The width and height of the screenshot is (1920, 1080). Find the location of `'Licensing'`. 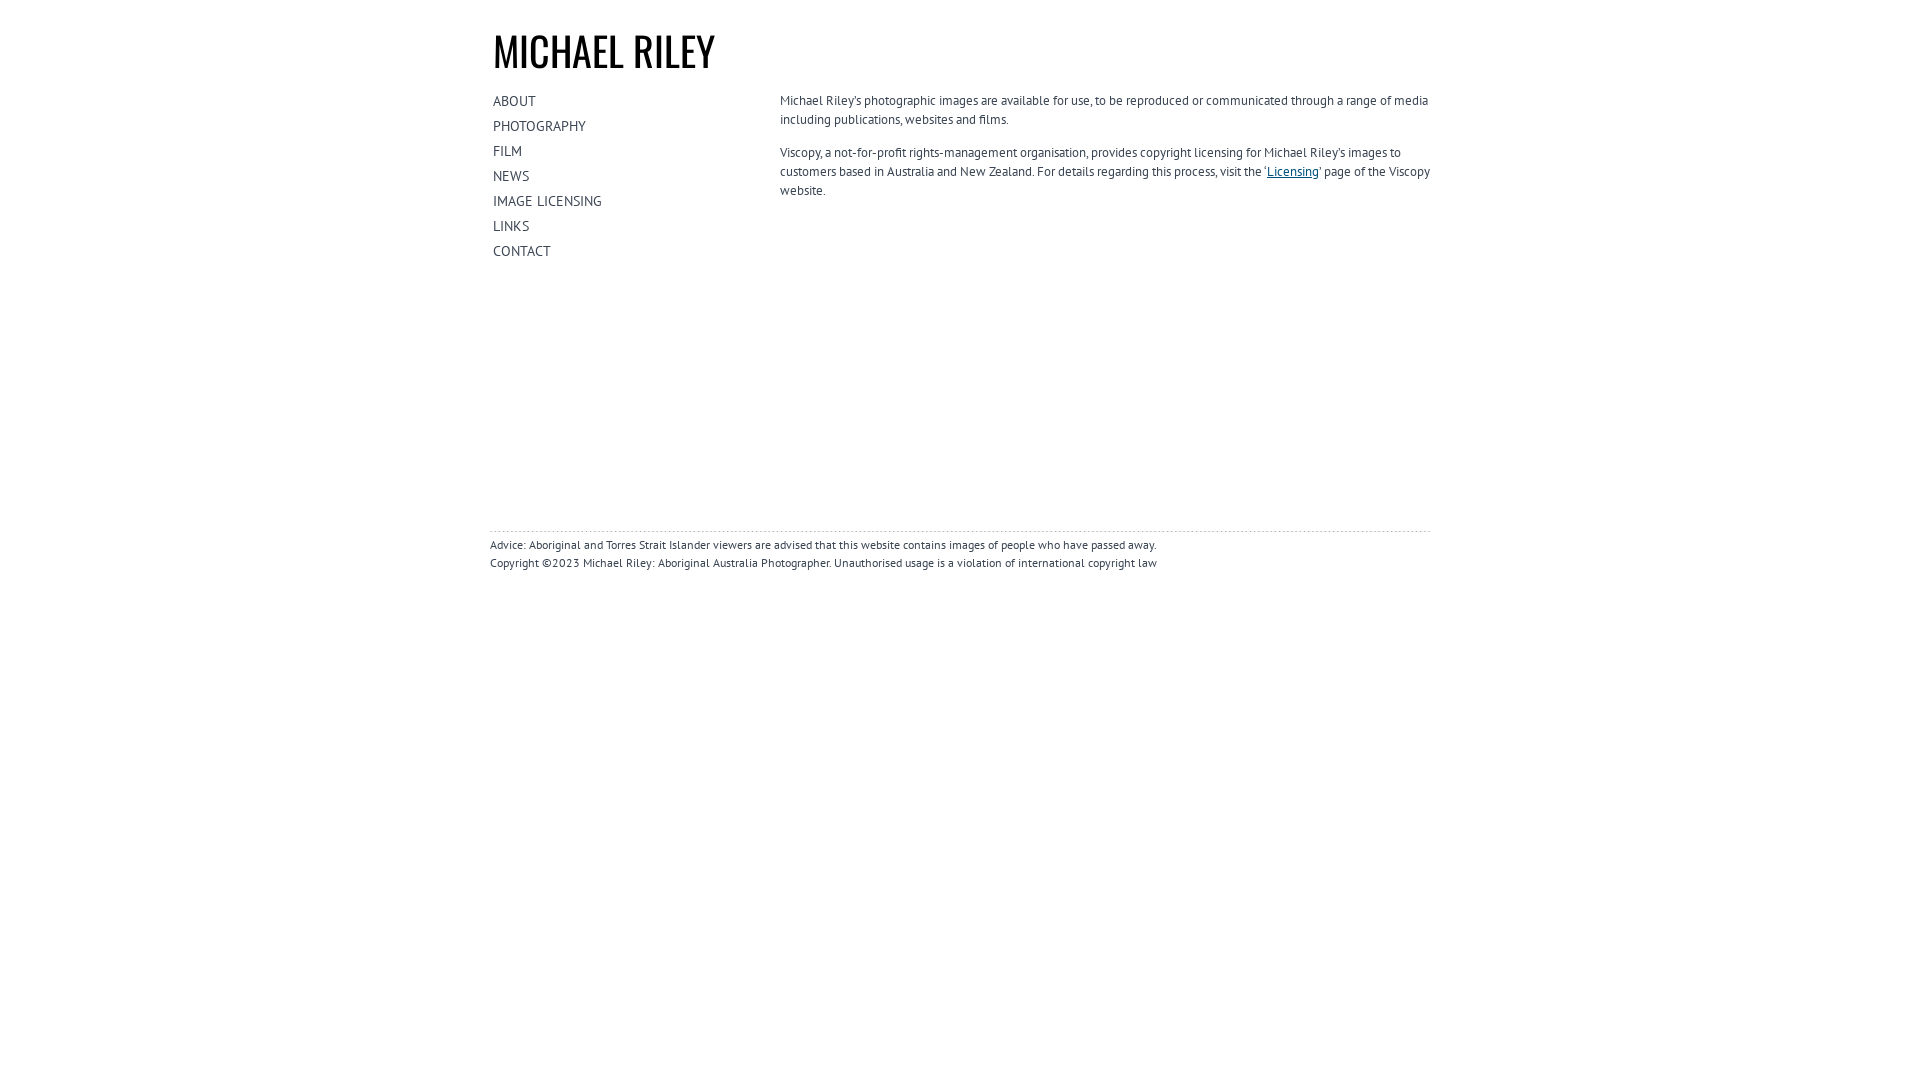

'Licensing' is located at coordinates (1292, 170).